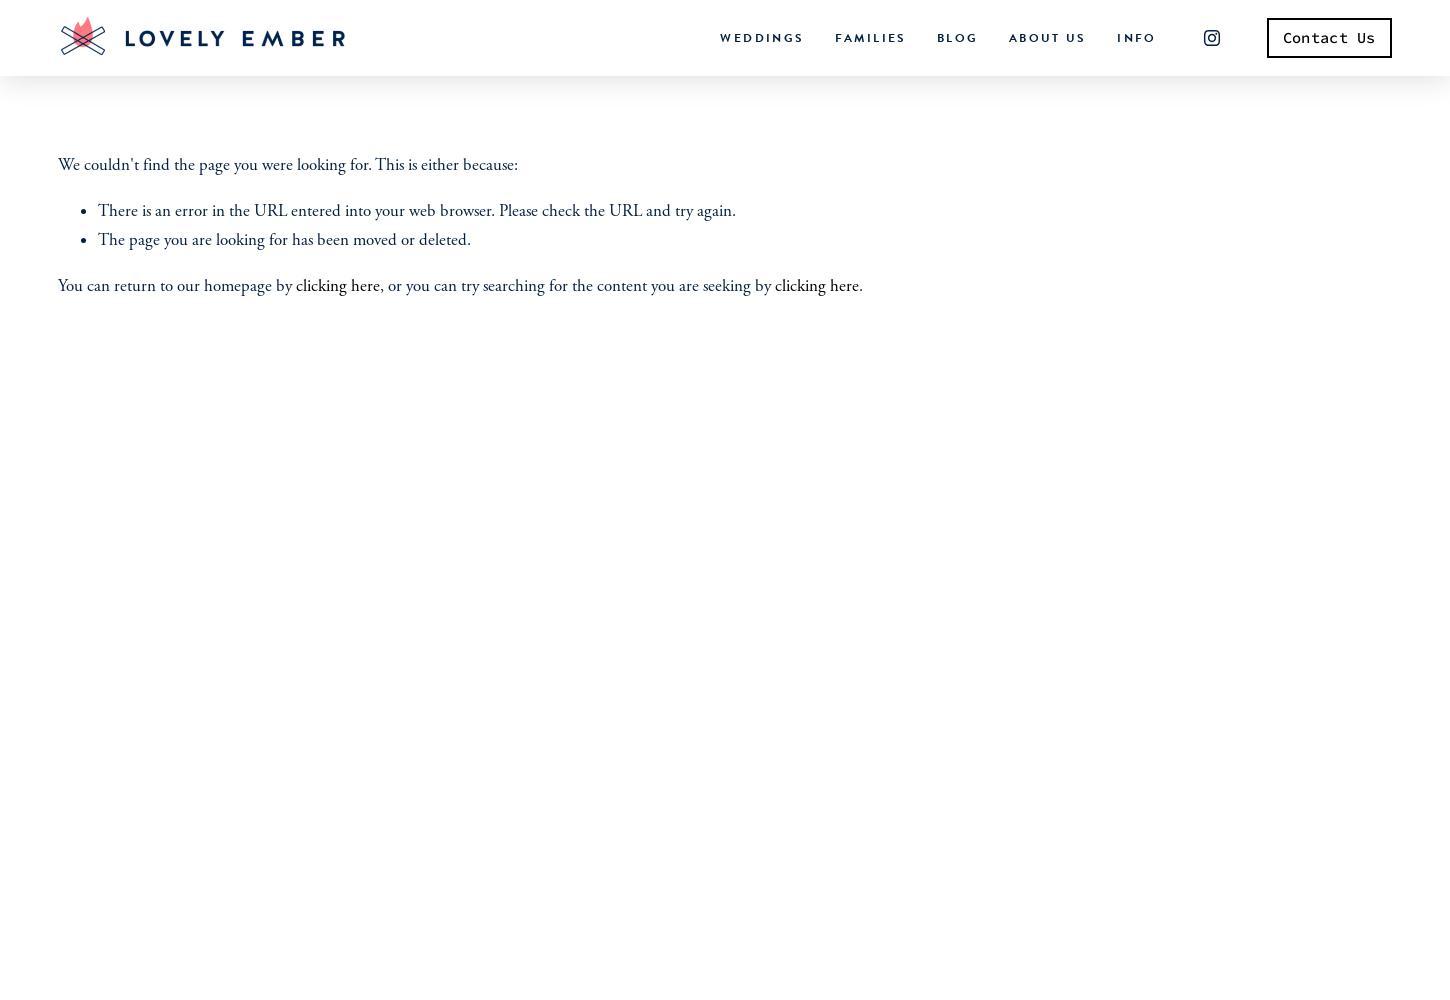 Image resolution: width=1450 pixels, height=1000 pixels. I want to click on 'FAQ', so click(1122, 129).